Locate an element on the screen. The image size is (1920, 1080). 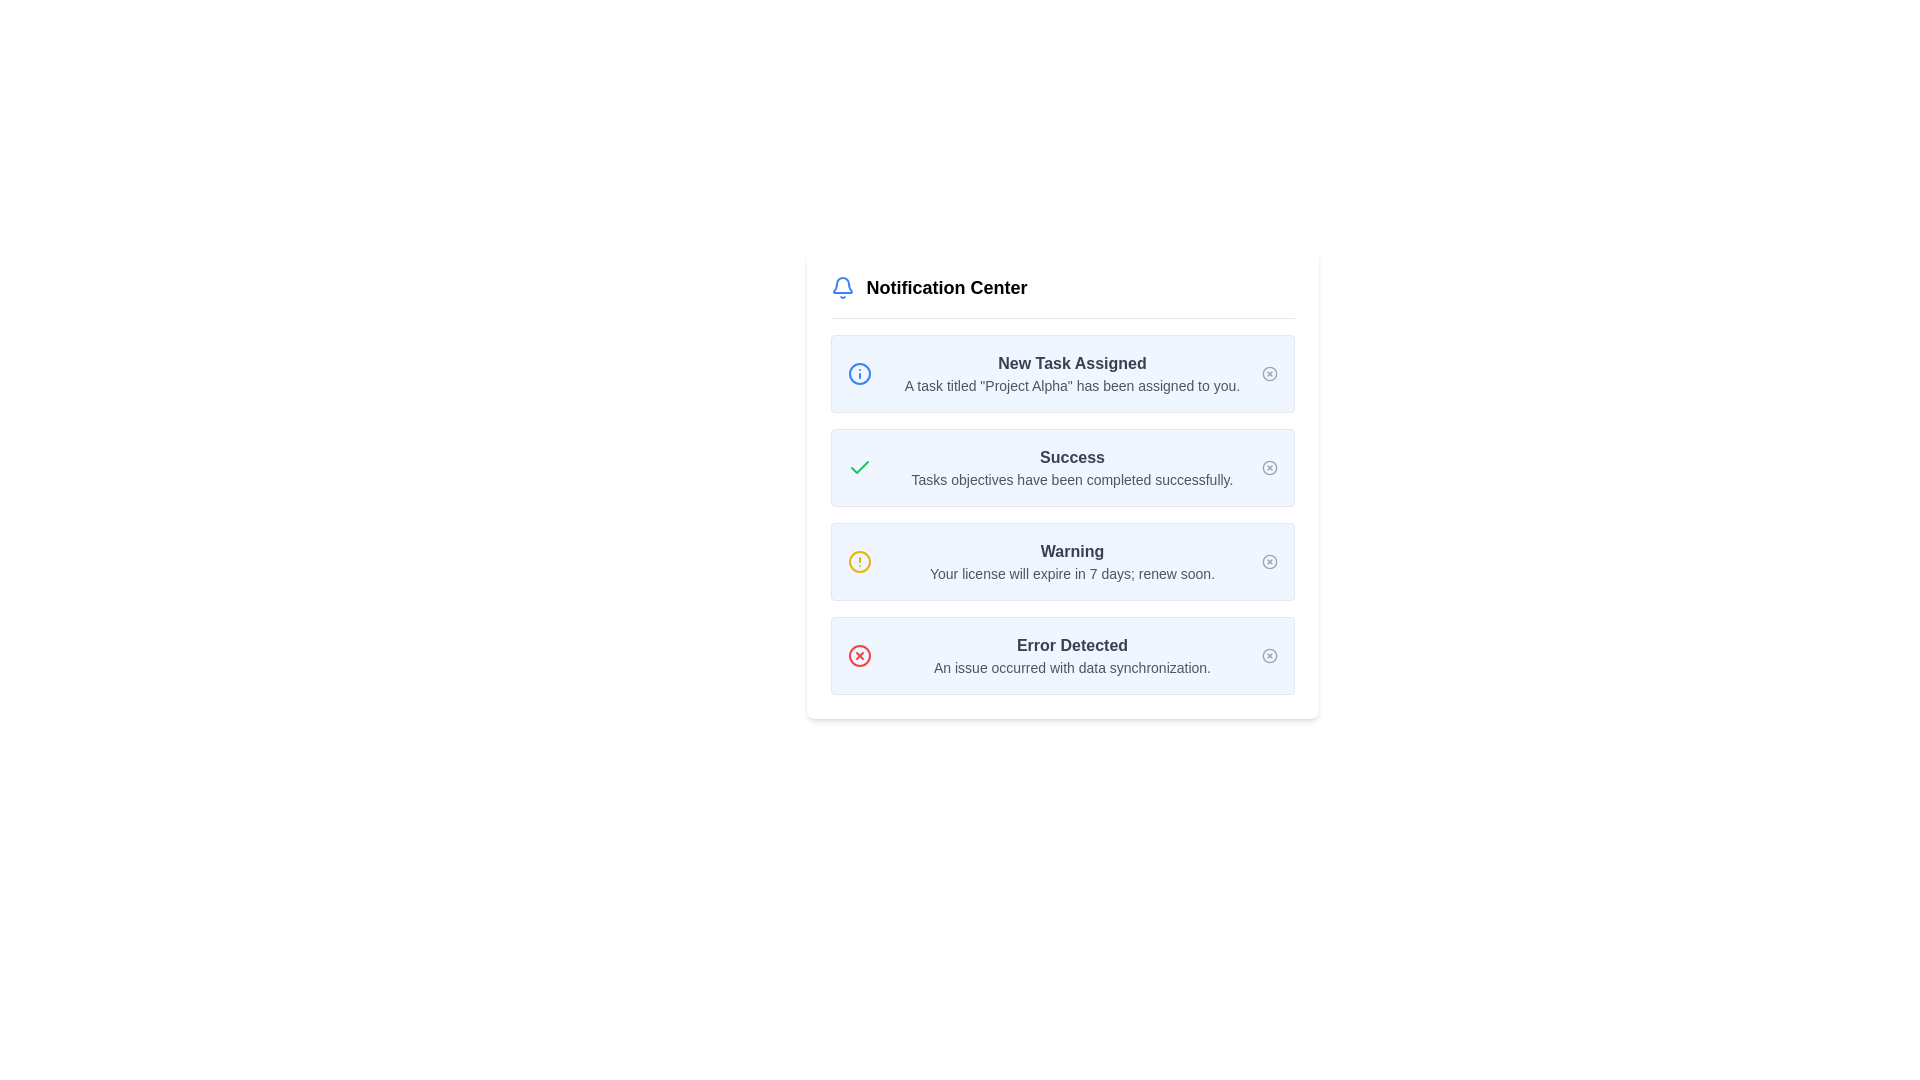
the informational text in the third notification card under the 'Warning' header that provides information about an upcoming license expiration is located at coordinates (1071, 574).